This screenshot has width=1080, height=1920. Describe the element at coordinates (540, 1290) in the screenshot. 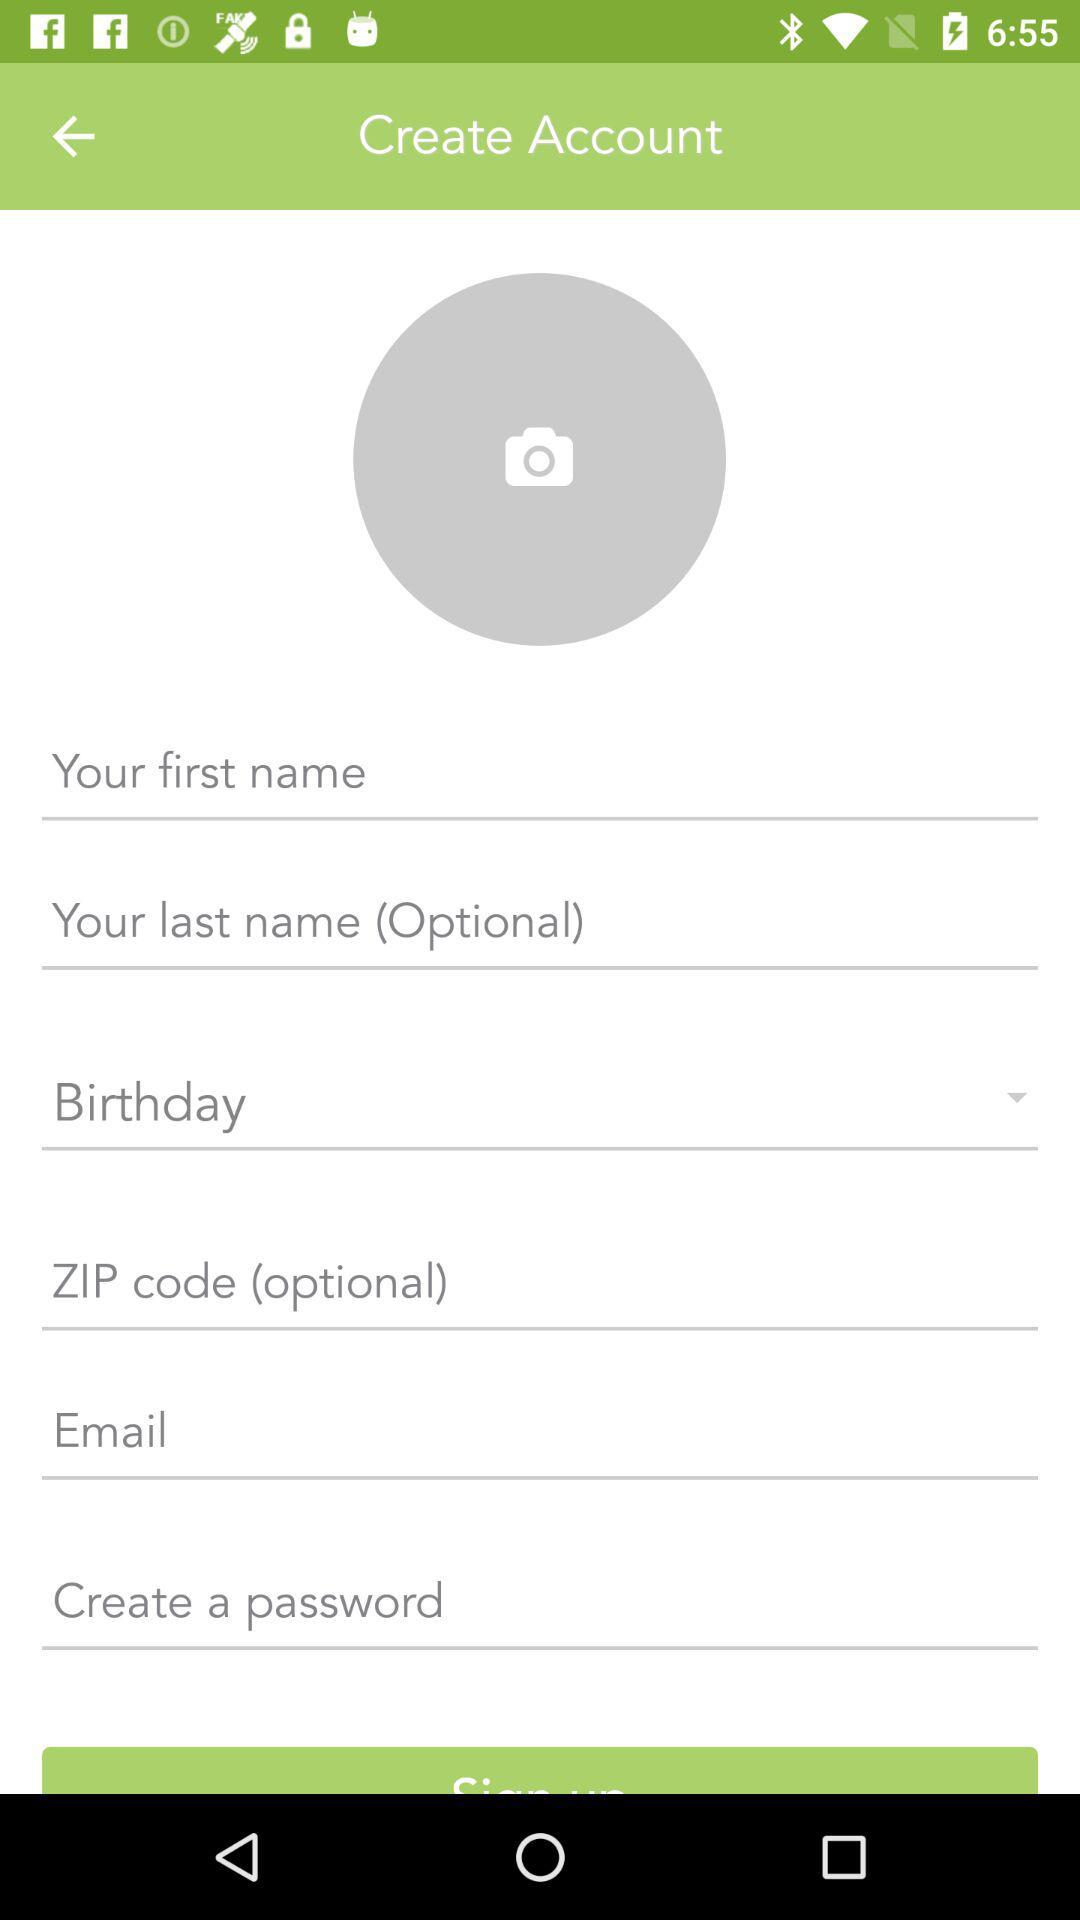

I see `the text which is just below the birthday` at that location.